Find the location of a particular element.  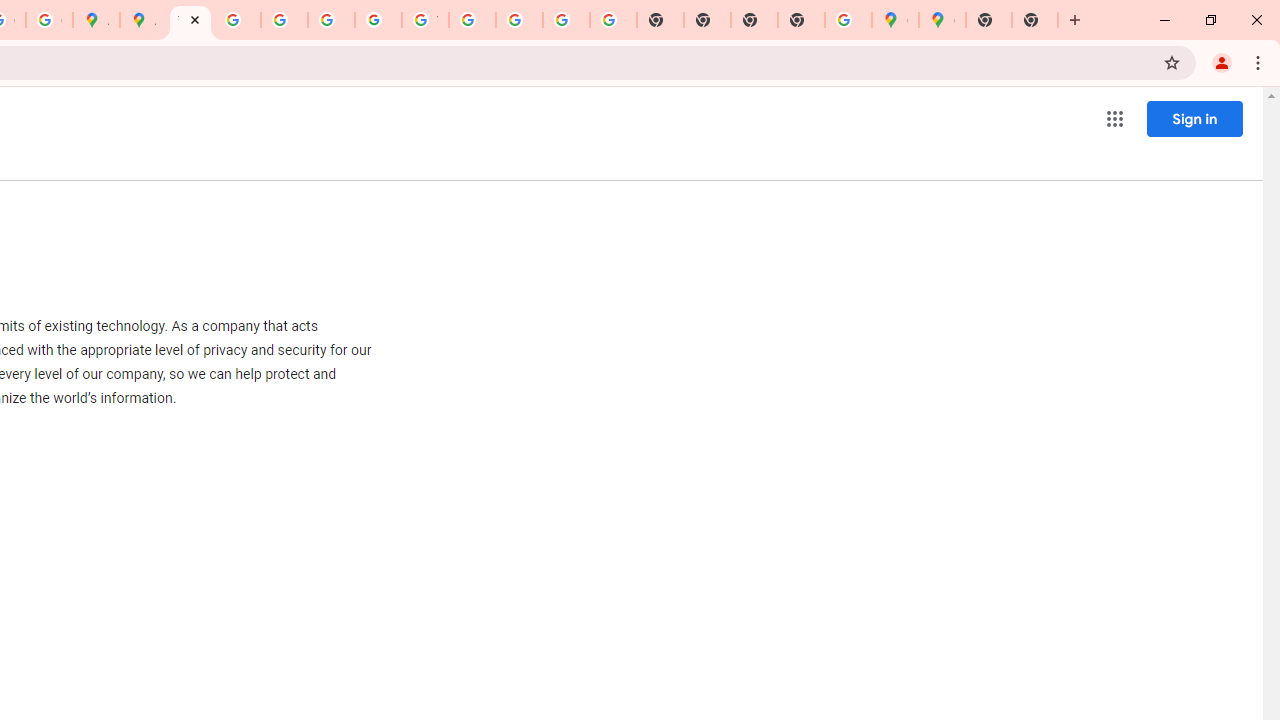

'Bookmark this tab' is located at coordinates (1171, 61).